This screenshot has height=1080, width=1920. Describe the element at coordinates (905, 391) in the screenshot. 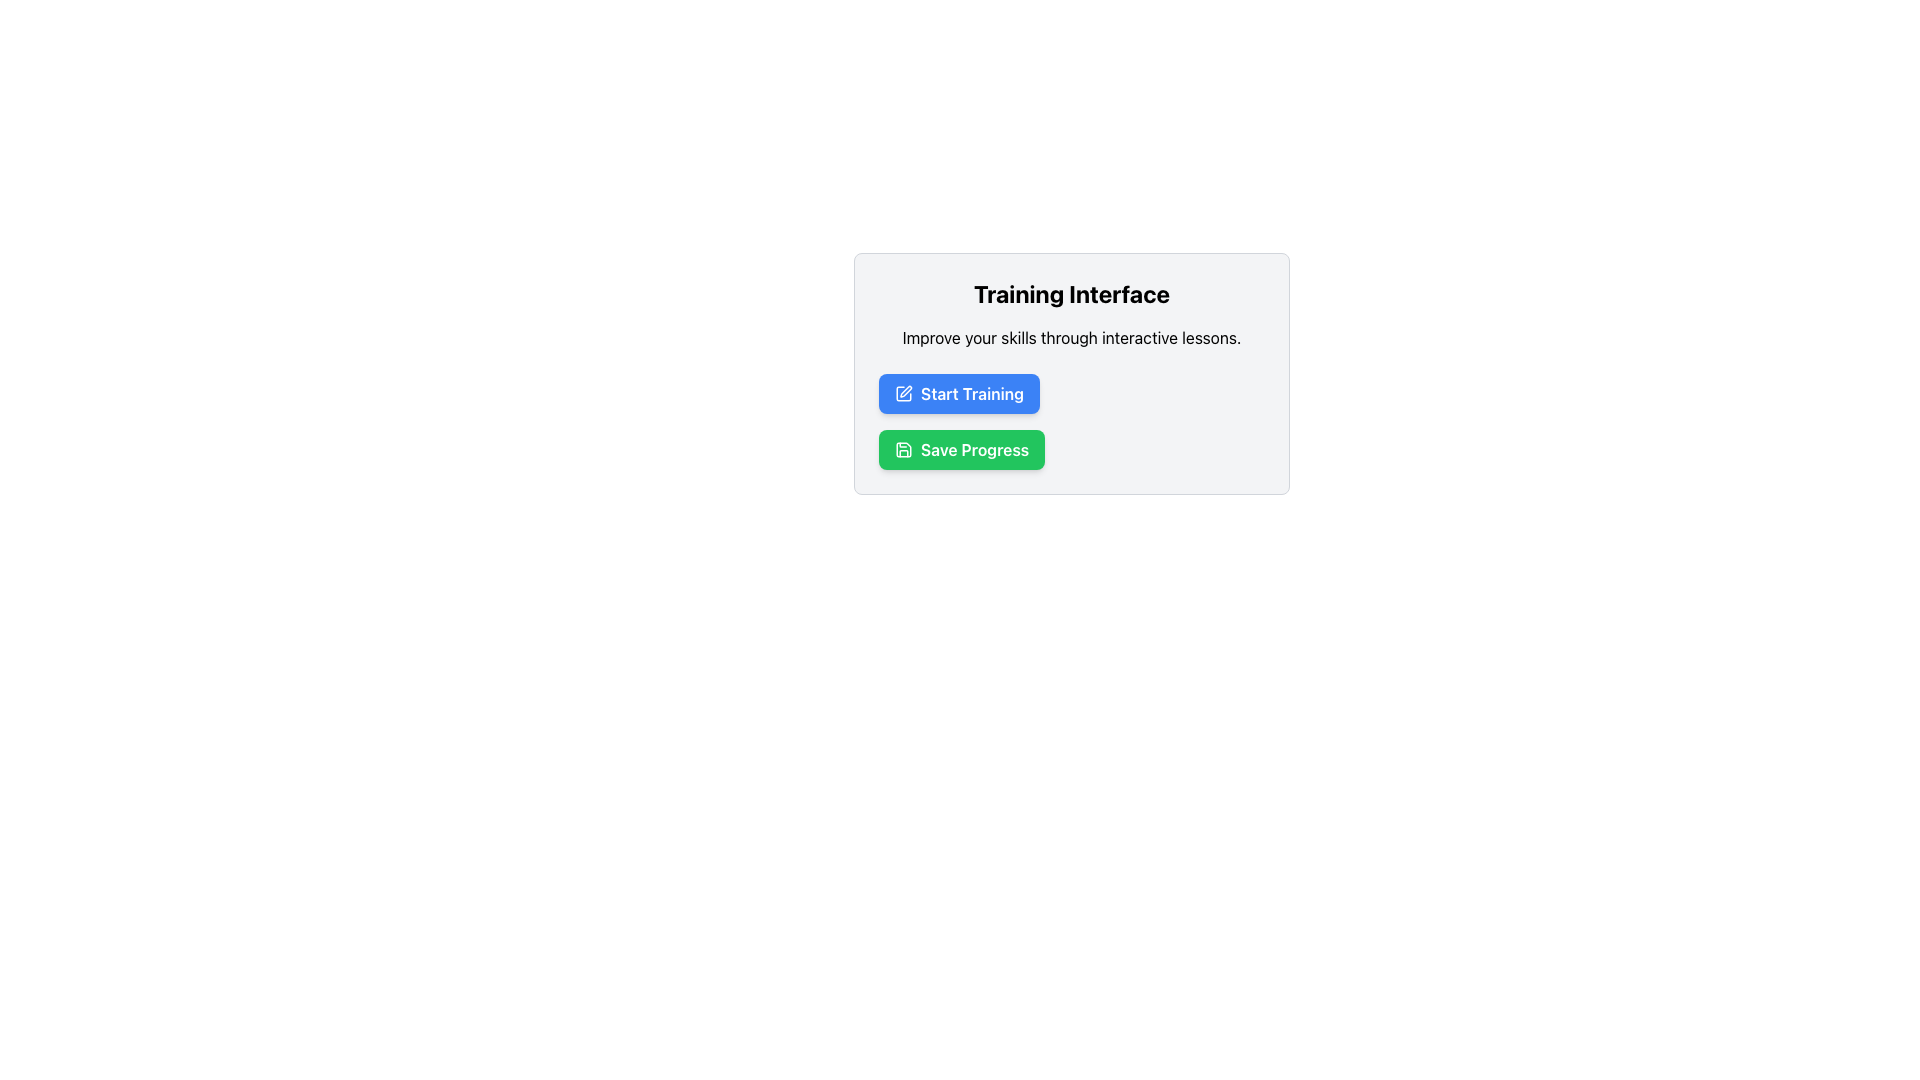

I see `the pen icon representing the edit function in the top-right of the SVG icon` at that location.